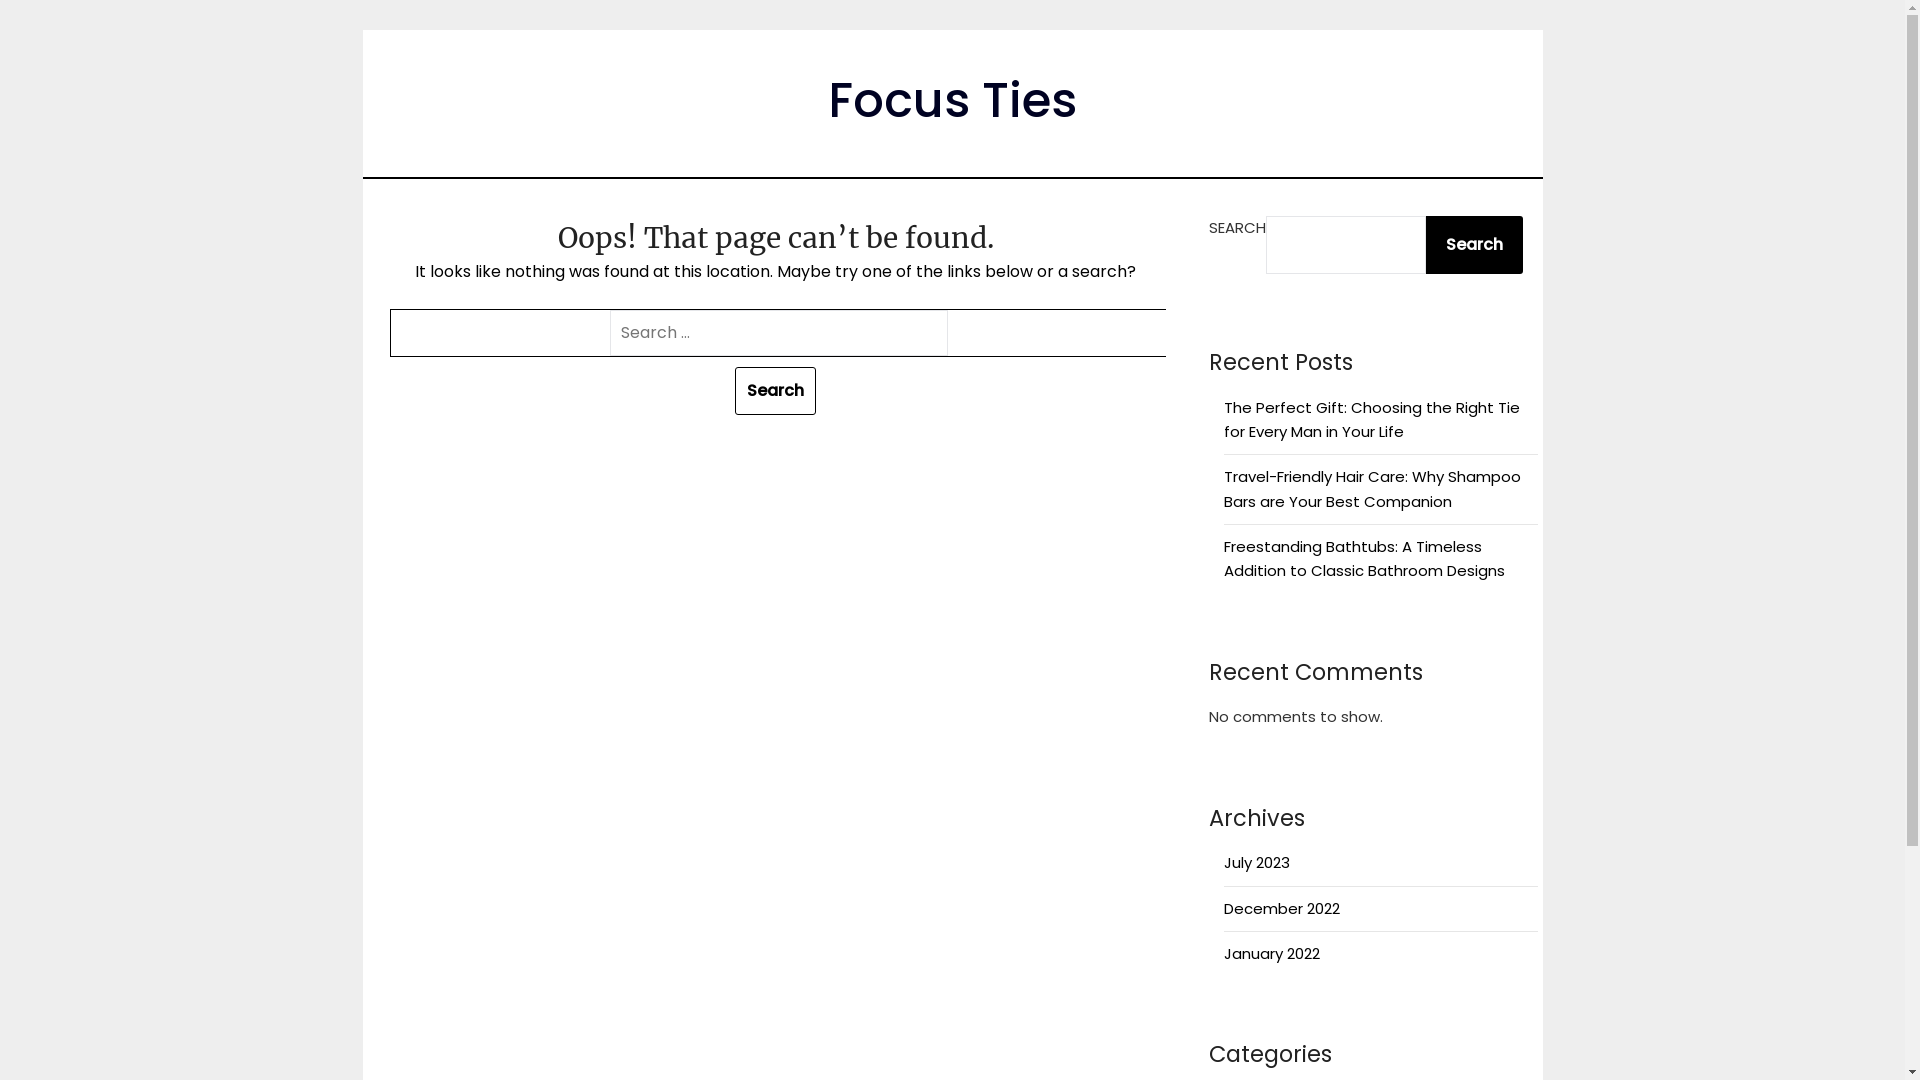  What do you see at coordinates (951, 100) in the screenshot?
I see `'Focus Ties'` at bounding box center [951, 100].